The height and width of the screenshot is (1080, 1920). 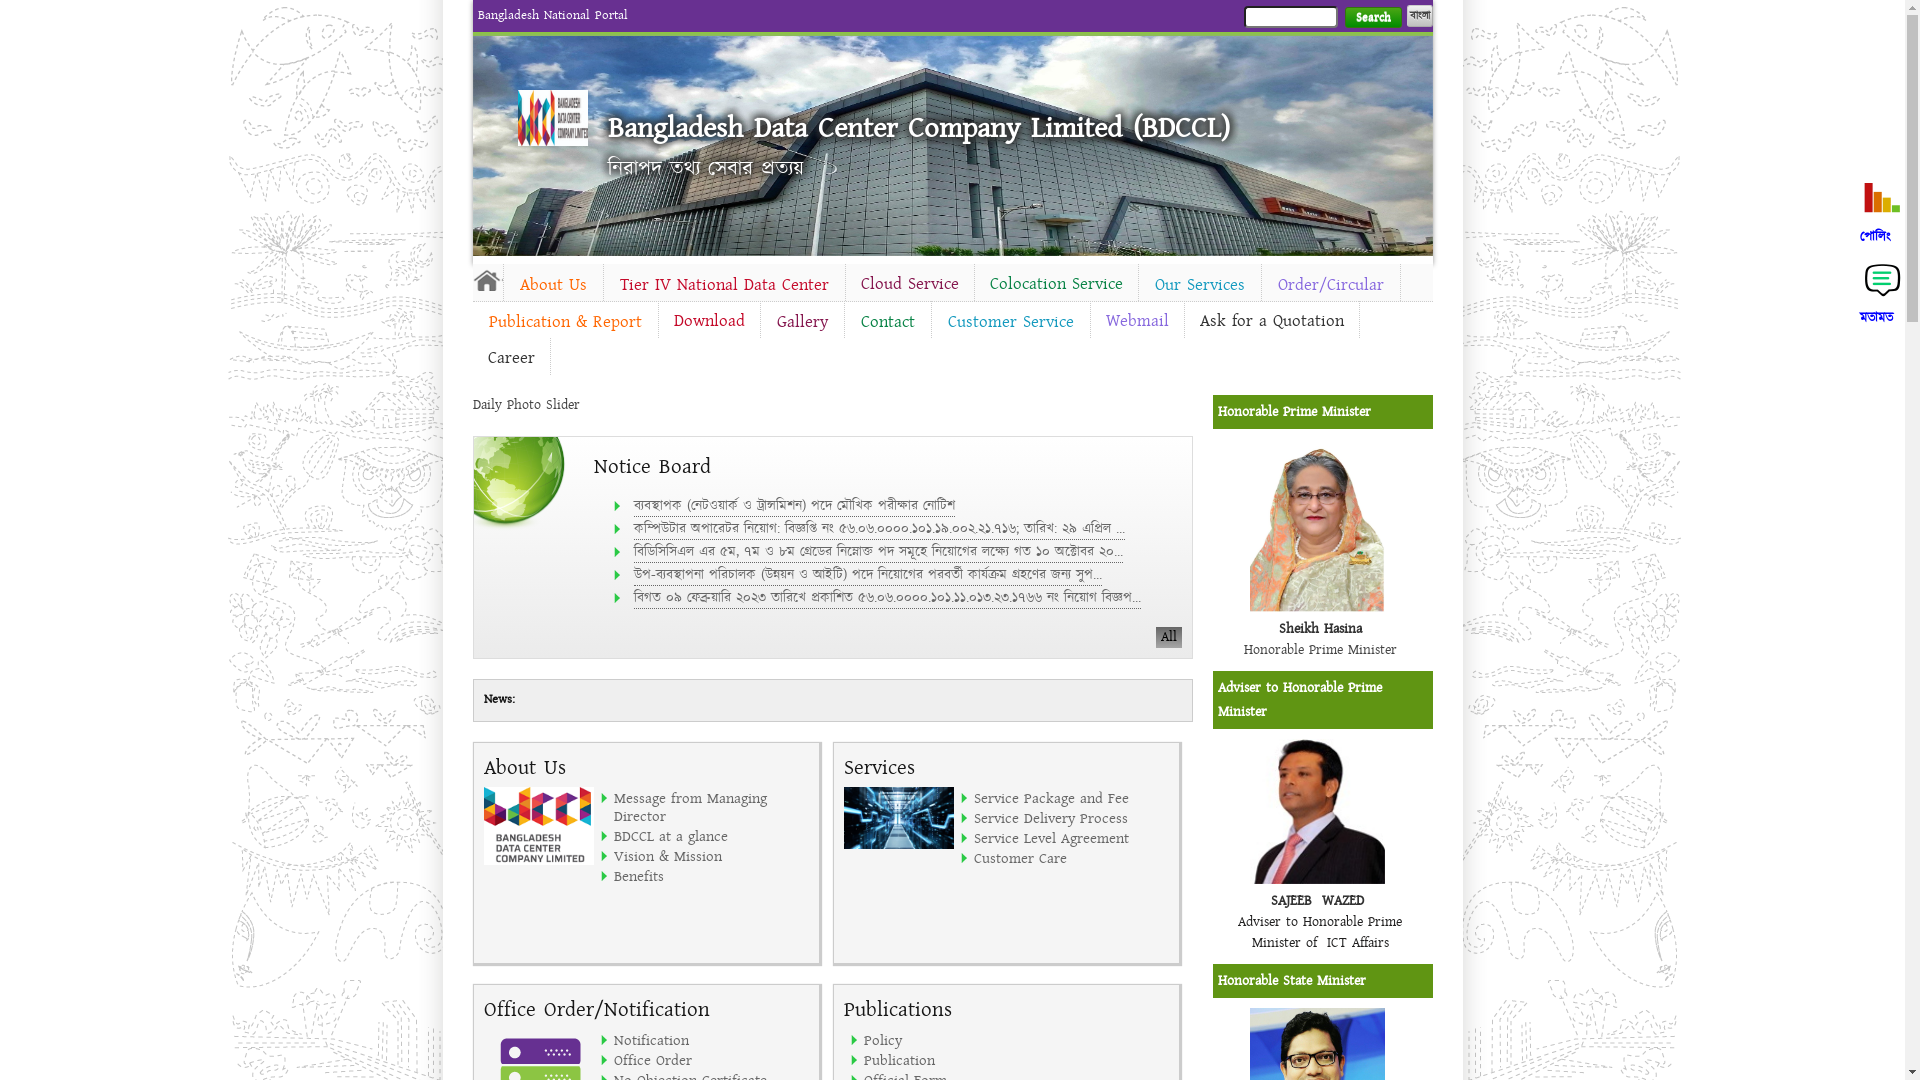 What do you see at coordinates (1136, 319) in the screenshot?
I see `'Webmail'` at bounding box center [1136, 319].